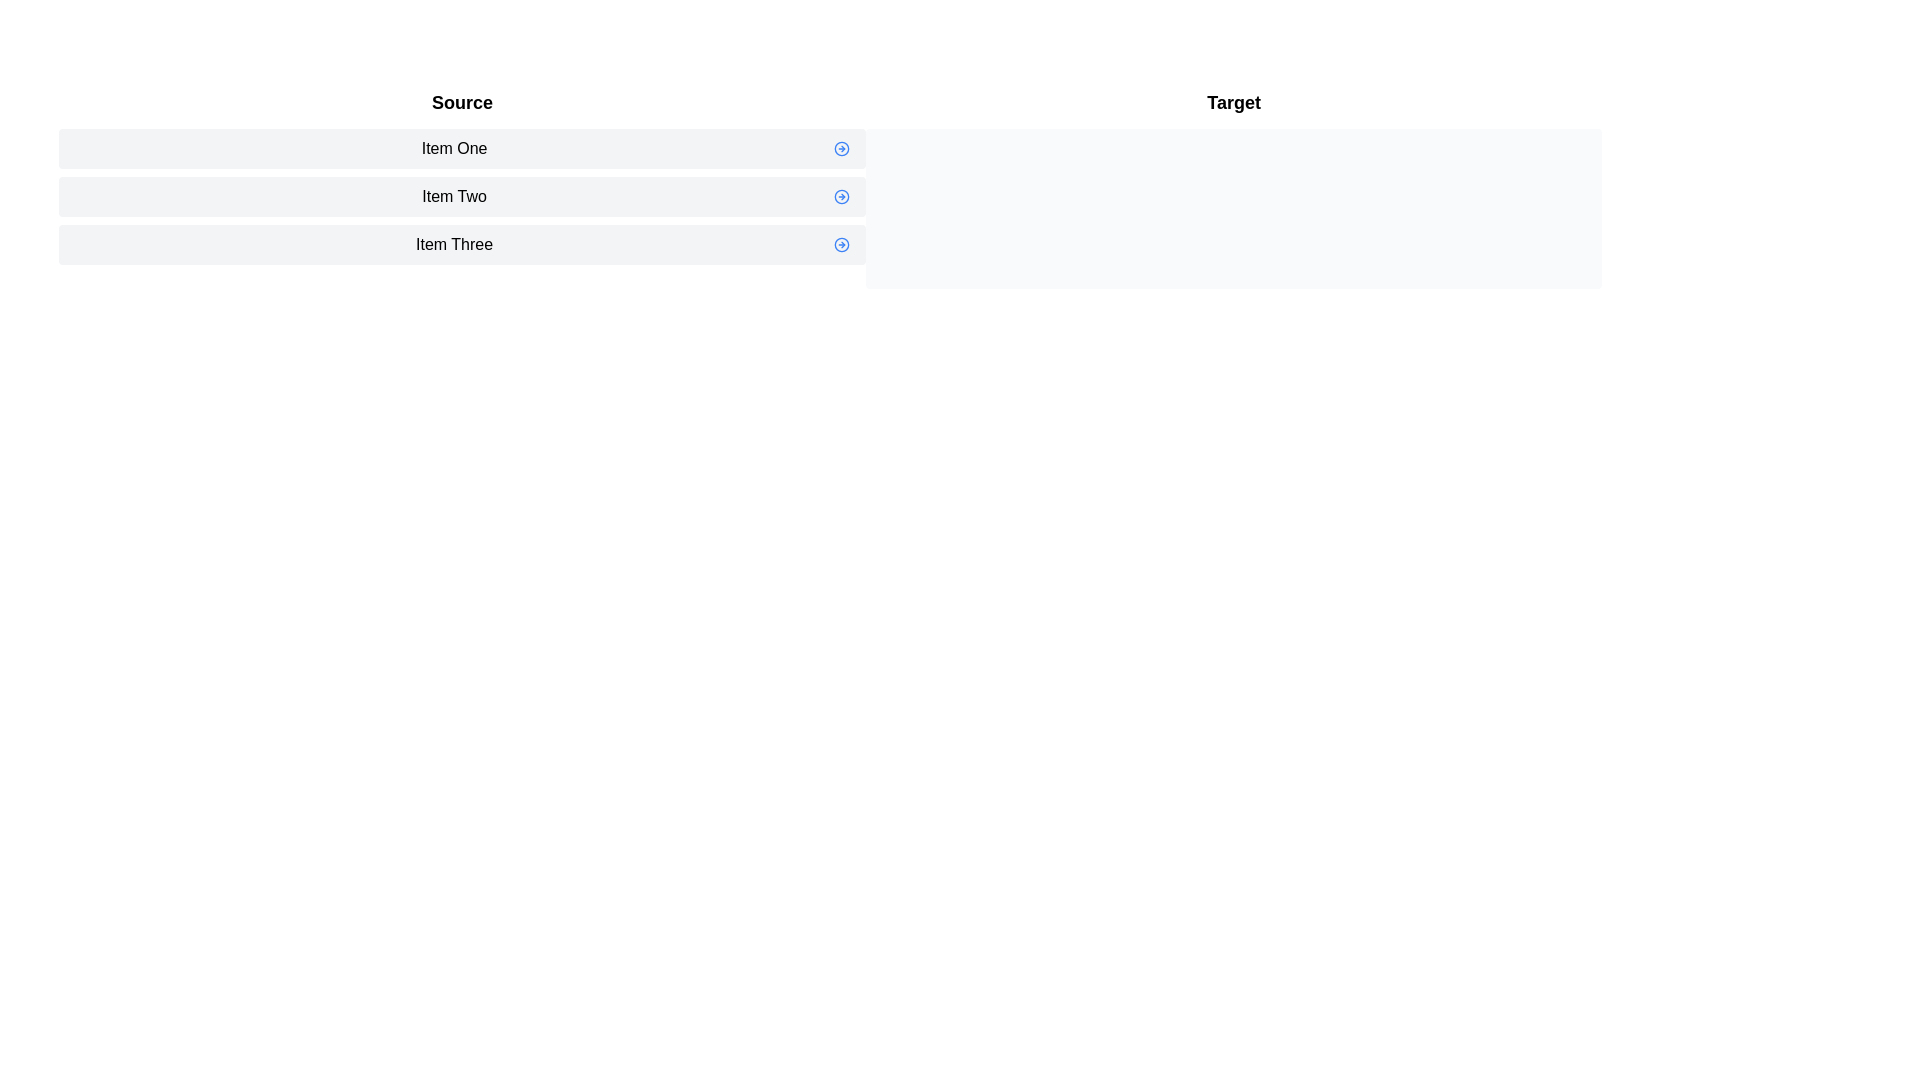 The height and width of the screenshot is (1080, 1920). Describe the element at coordinates (461, 196) in the screenshot. I see `the second list item titled 'Item Two' which has a light gray background and a circular icon on the right` at that location.